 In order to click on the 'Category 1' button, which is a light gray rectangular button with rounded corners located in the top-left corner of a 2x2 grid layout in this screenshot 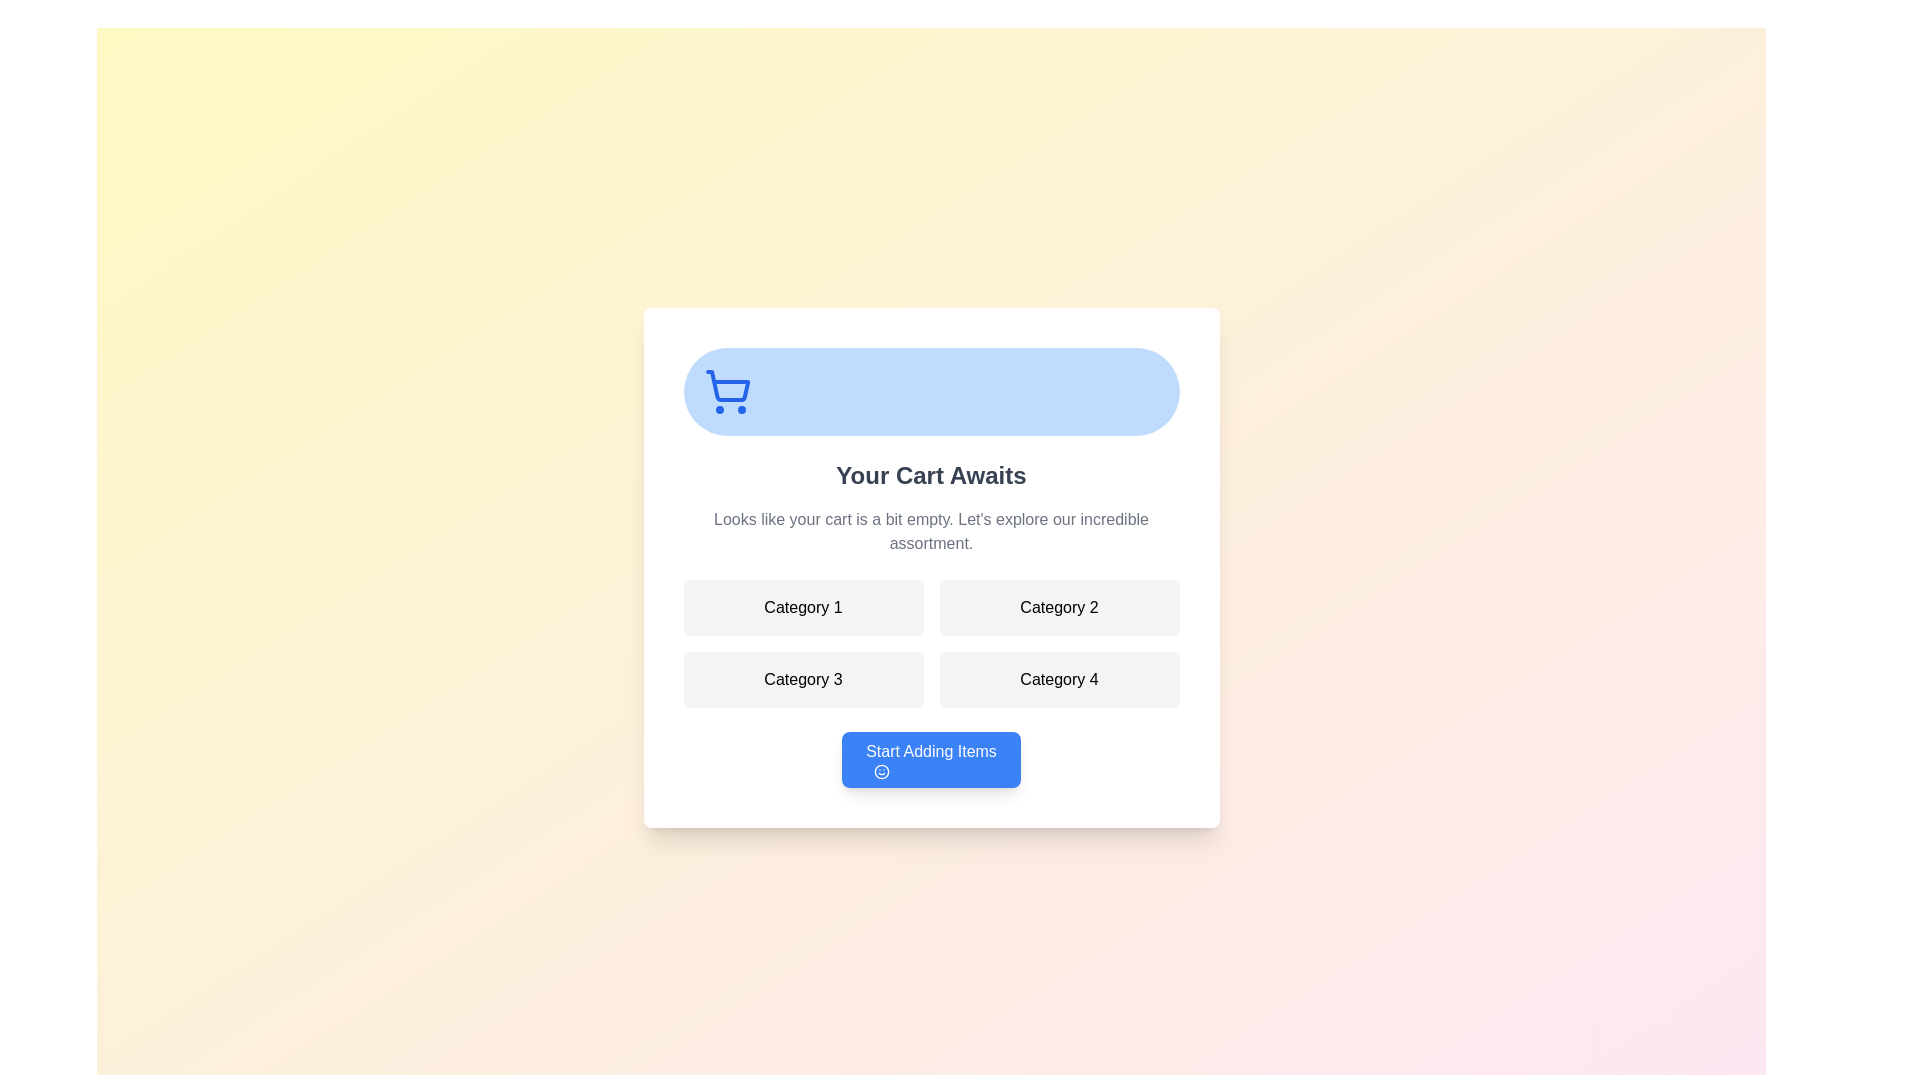, I will do `click(803, 607)`.